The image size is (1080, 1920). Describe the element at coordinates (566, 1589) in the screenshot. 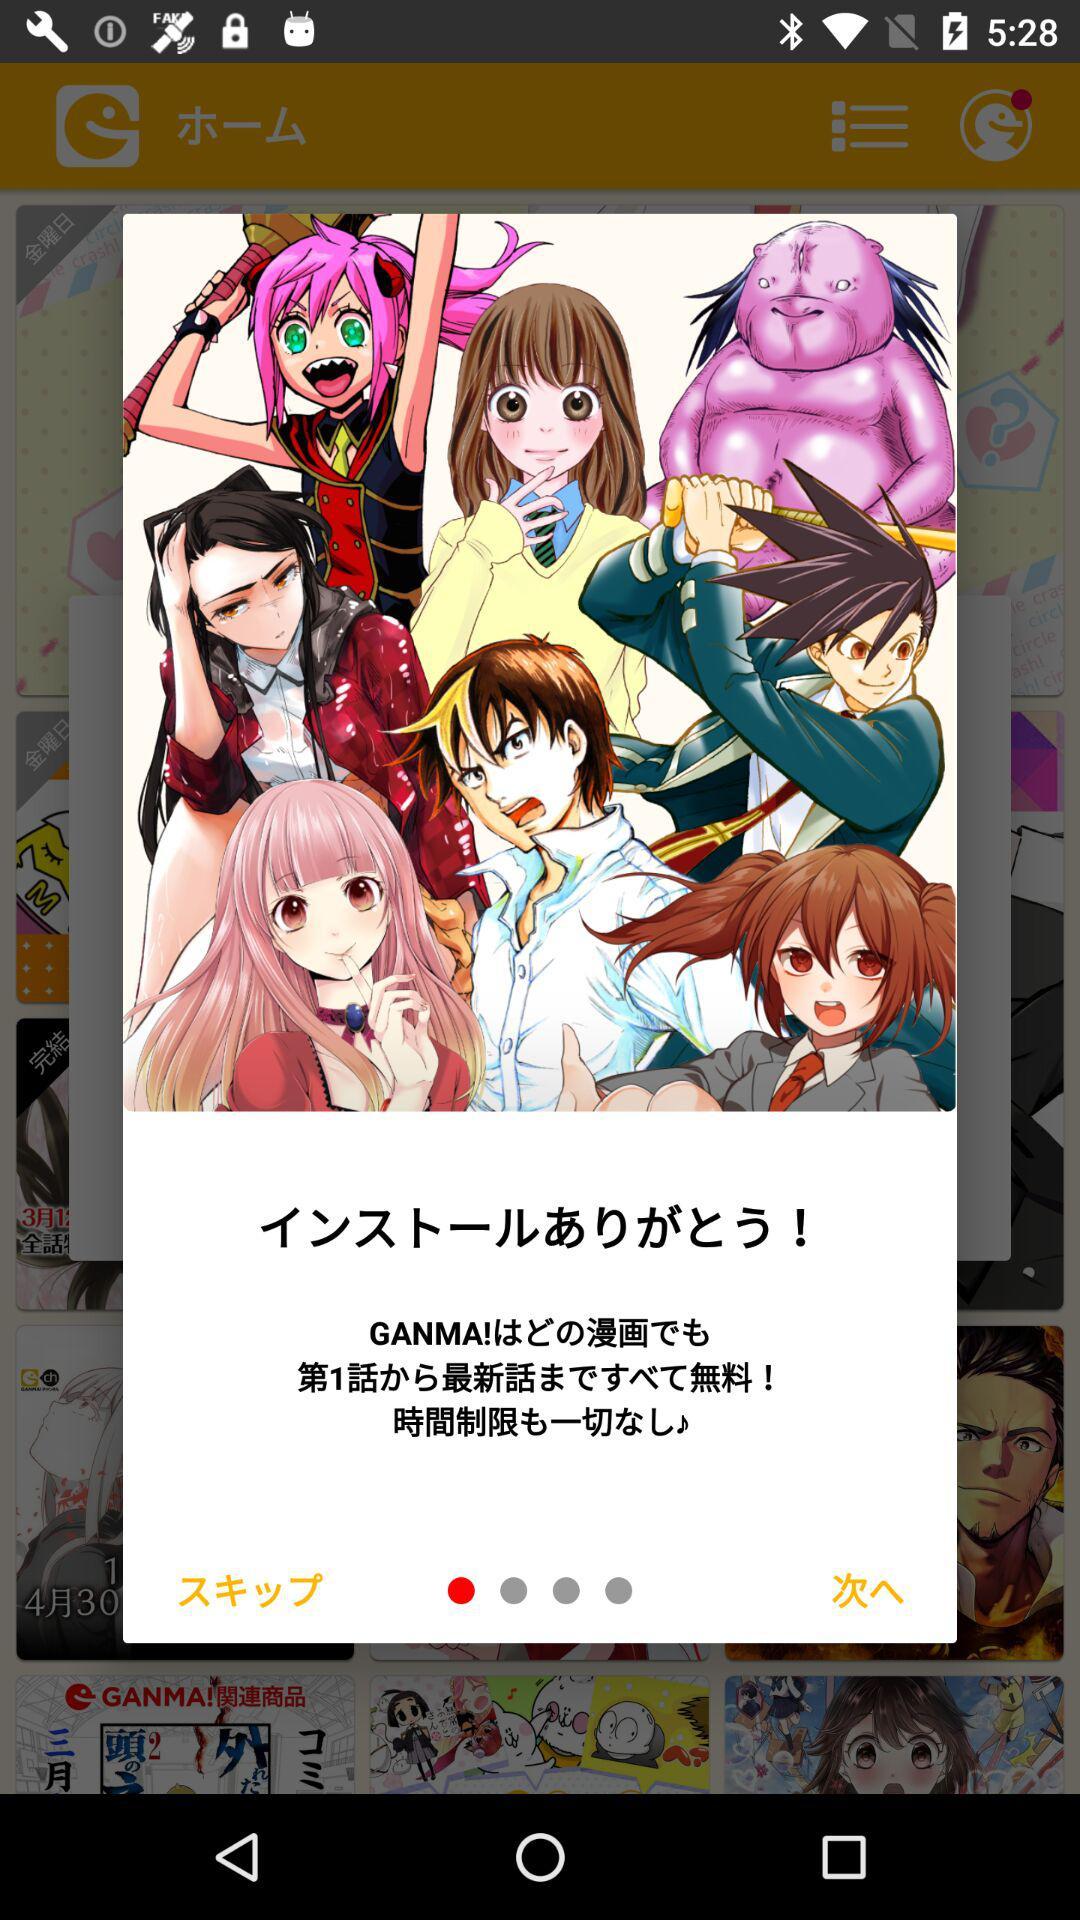

I see `page and open` at that location.